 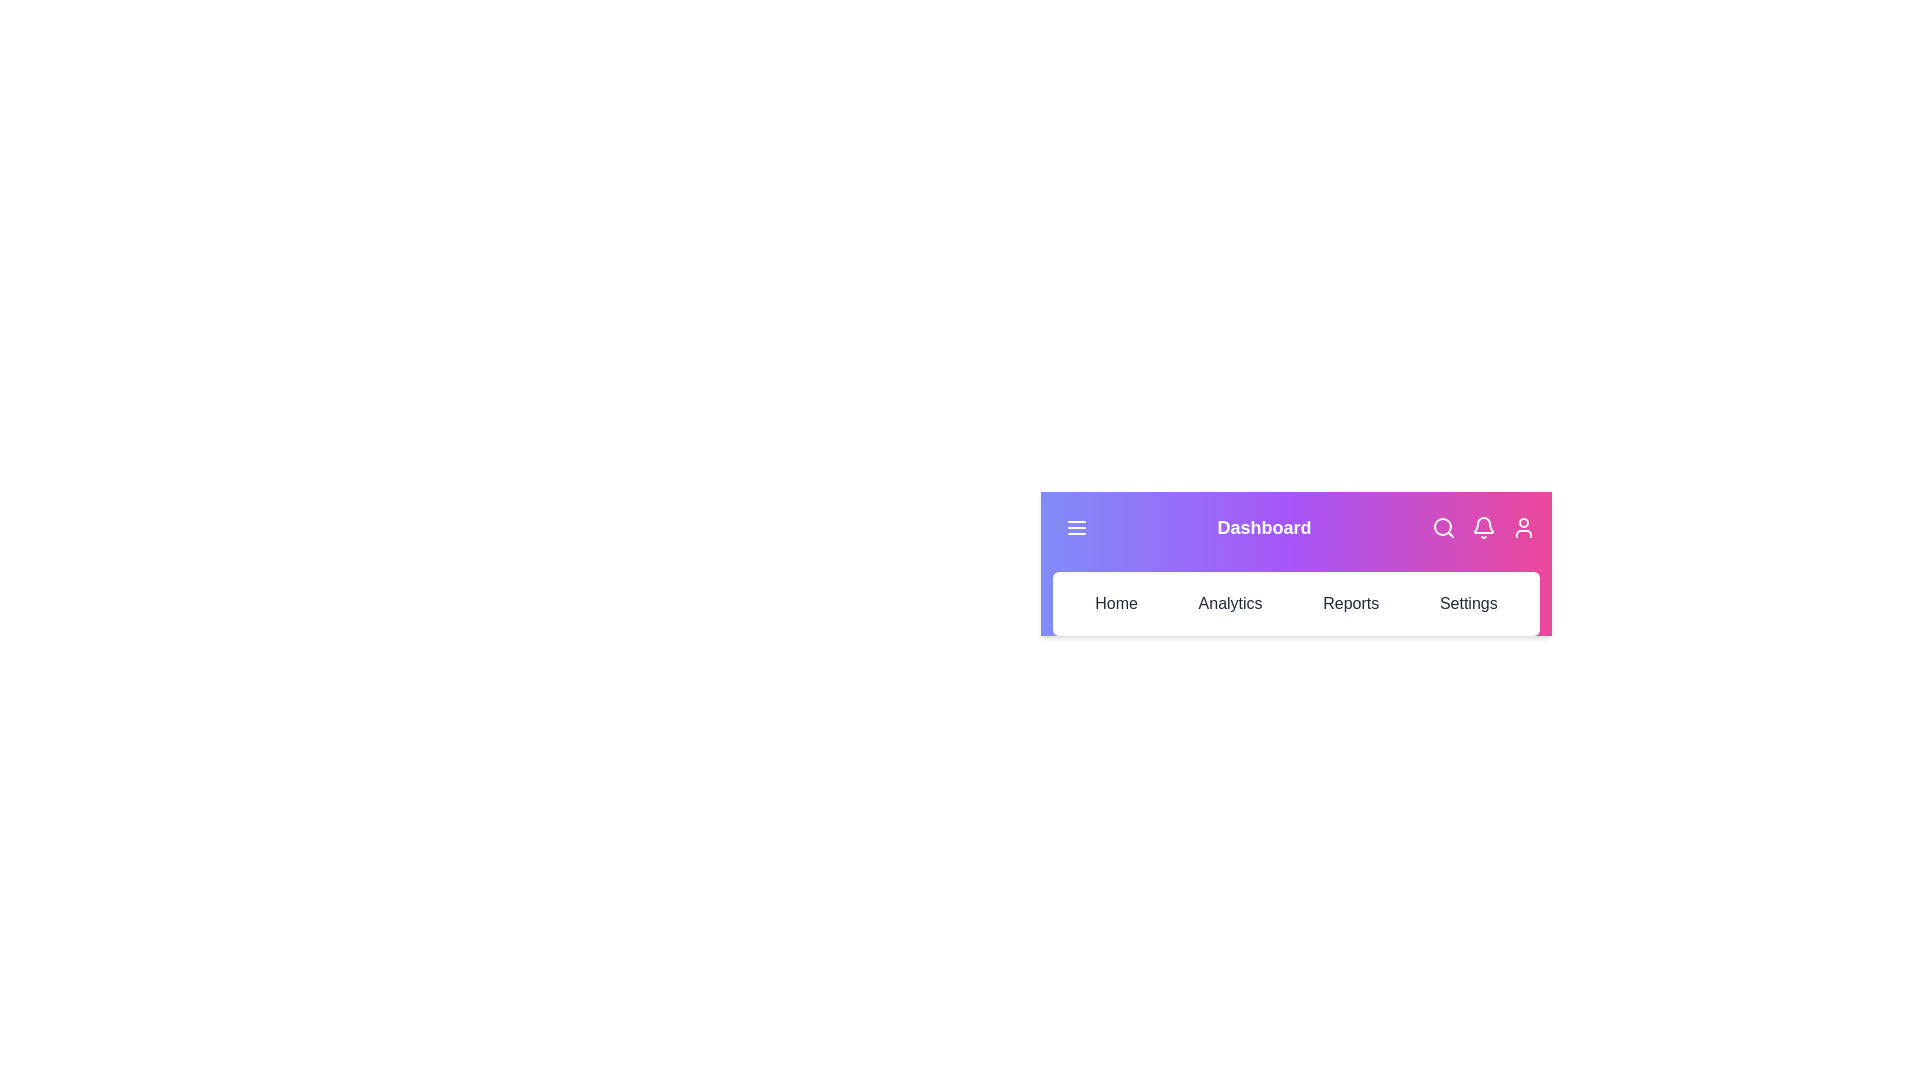 I want to click on the user_icon to observe its hover effect, so click(x=1522, y=527).